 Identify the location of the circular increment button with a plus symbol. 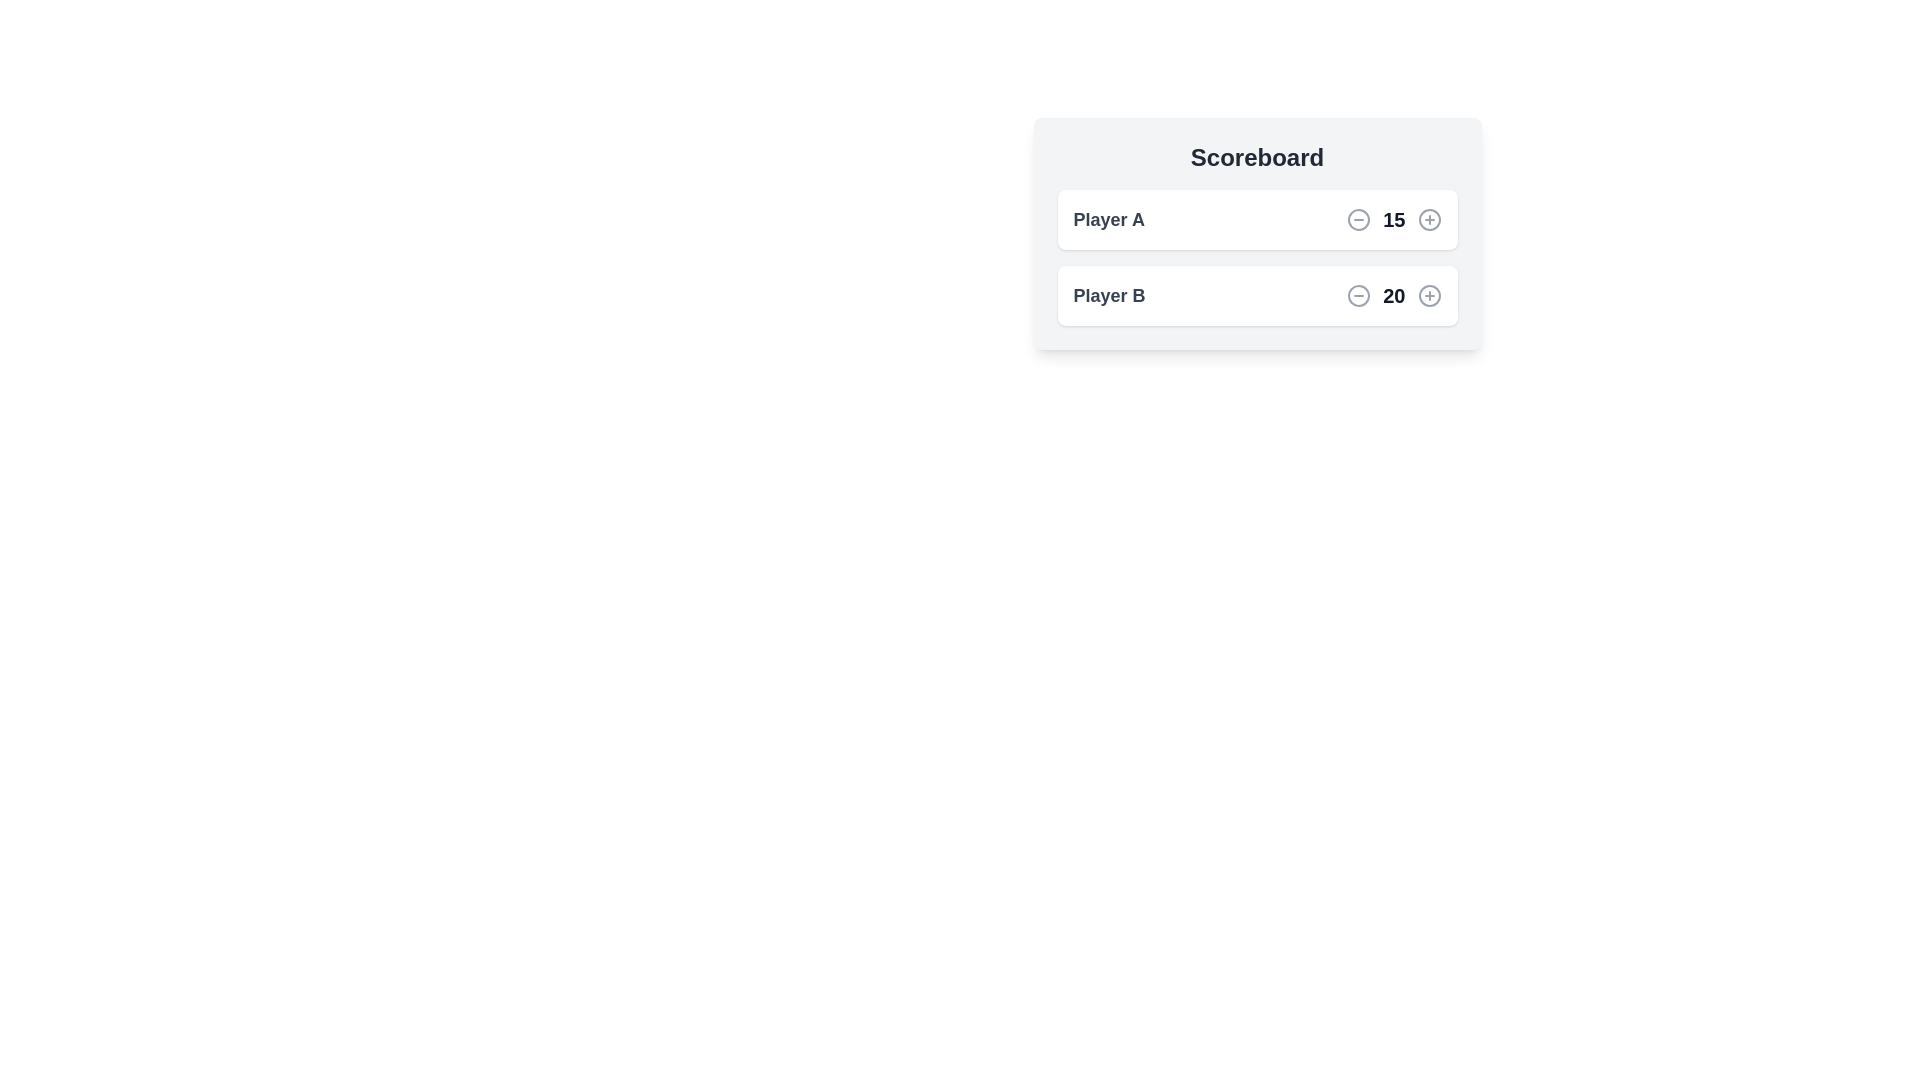
(1428, 219).